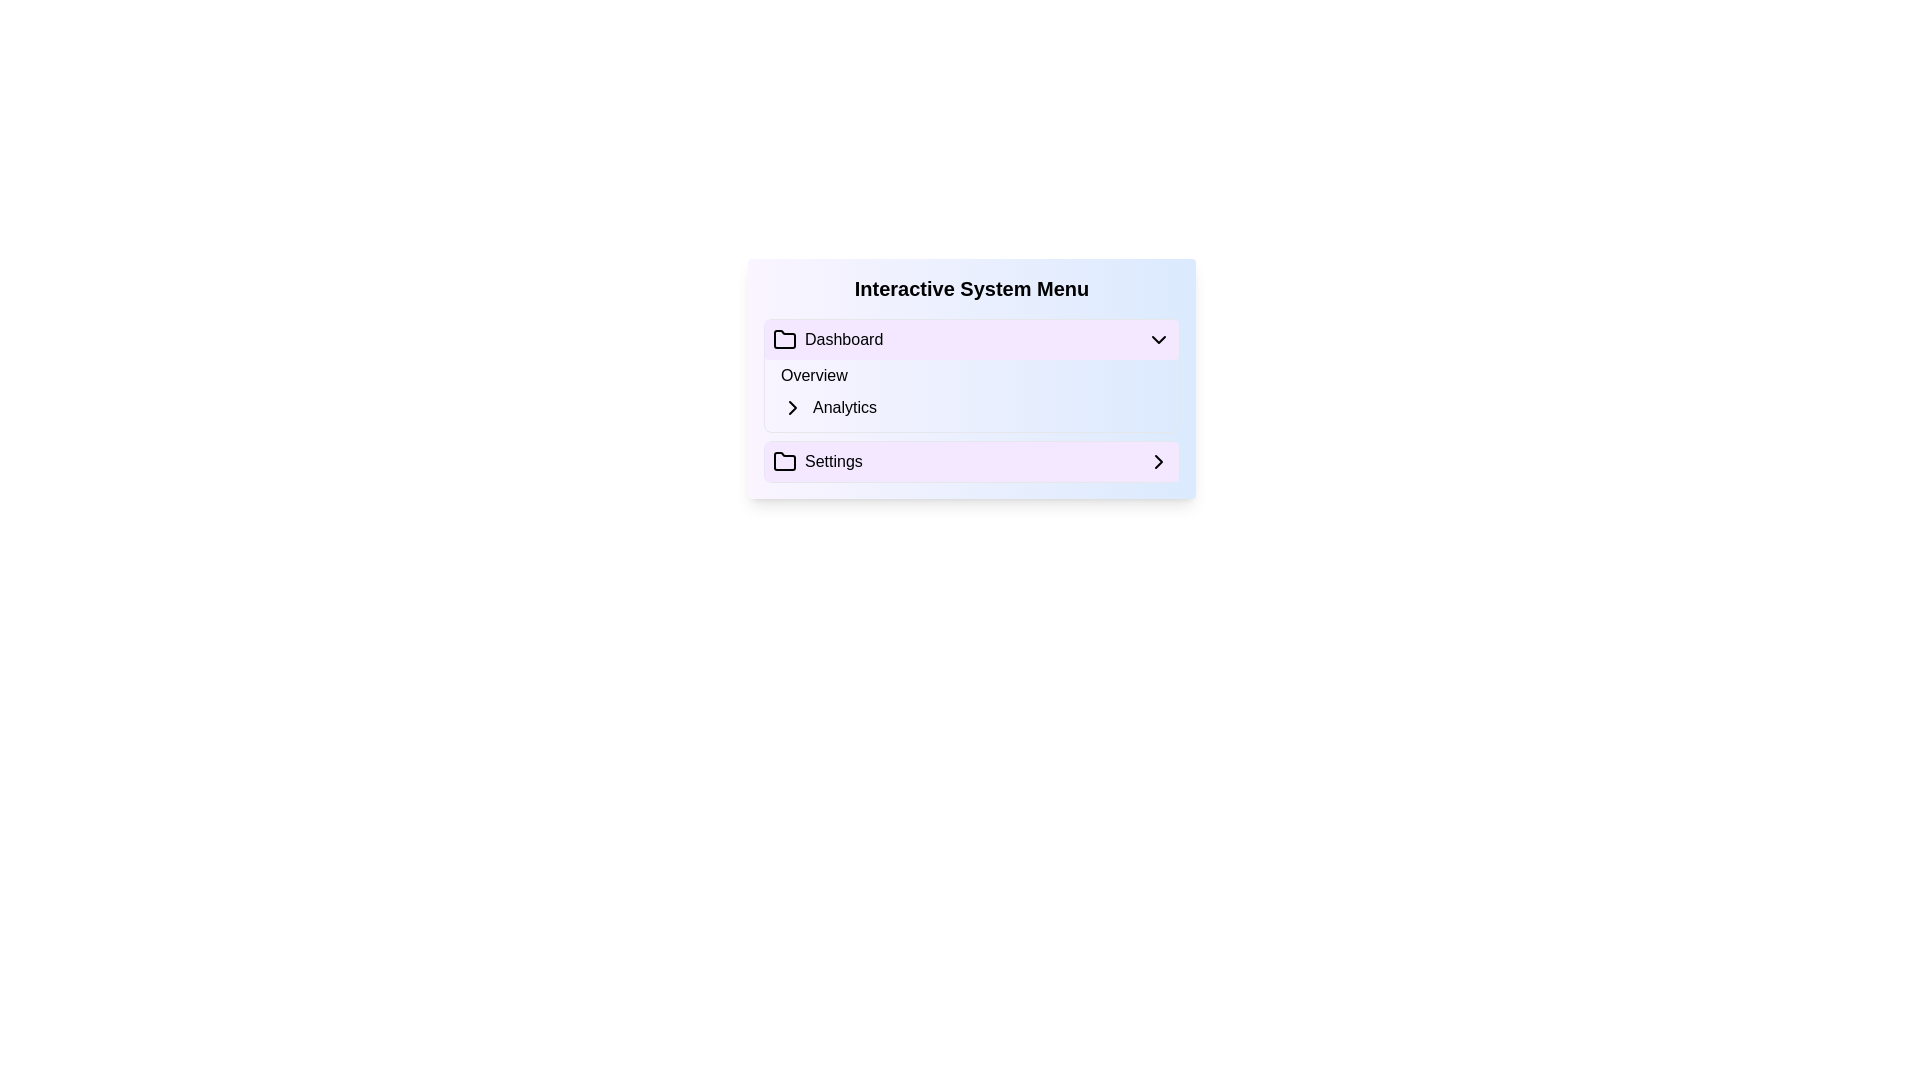  I want to click on the Vector icon representing a folder that signifies the Settings section in the menu, located next to the text 'Settings', so click(784, 462).